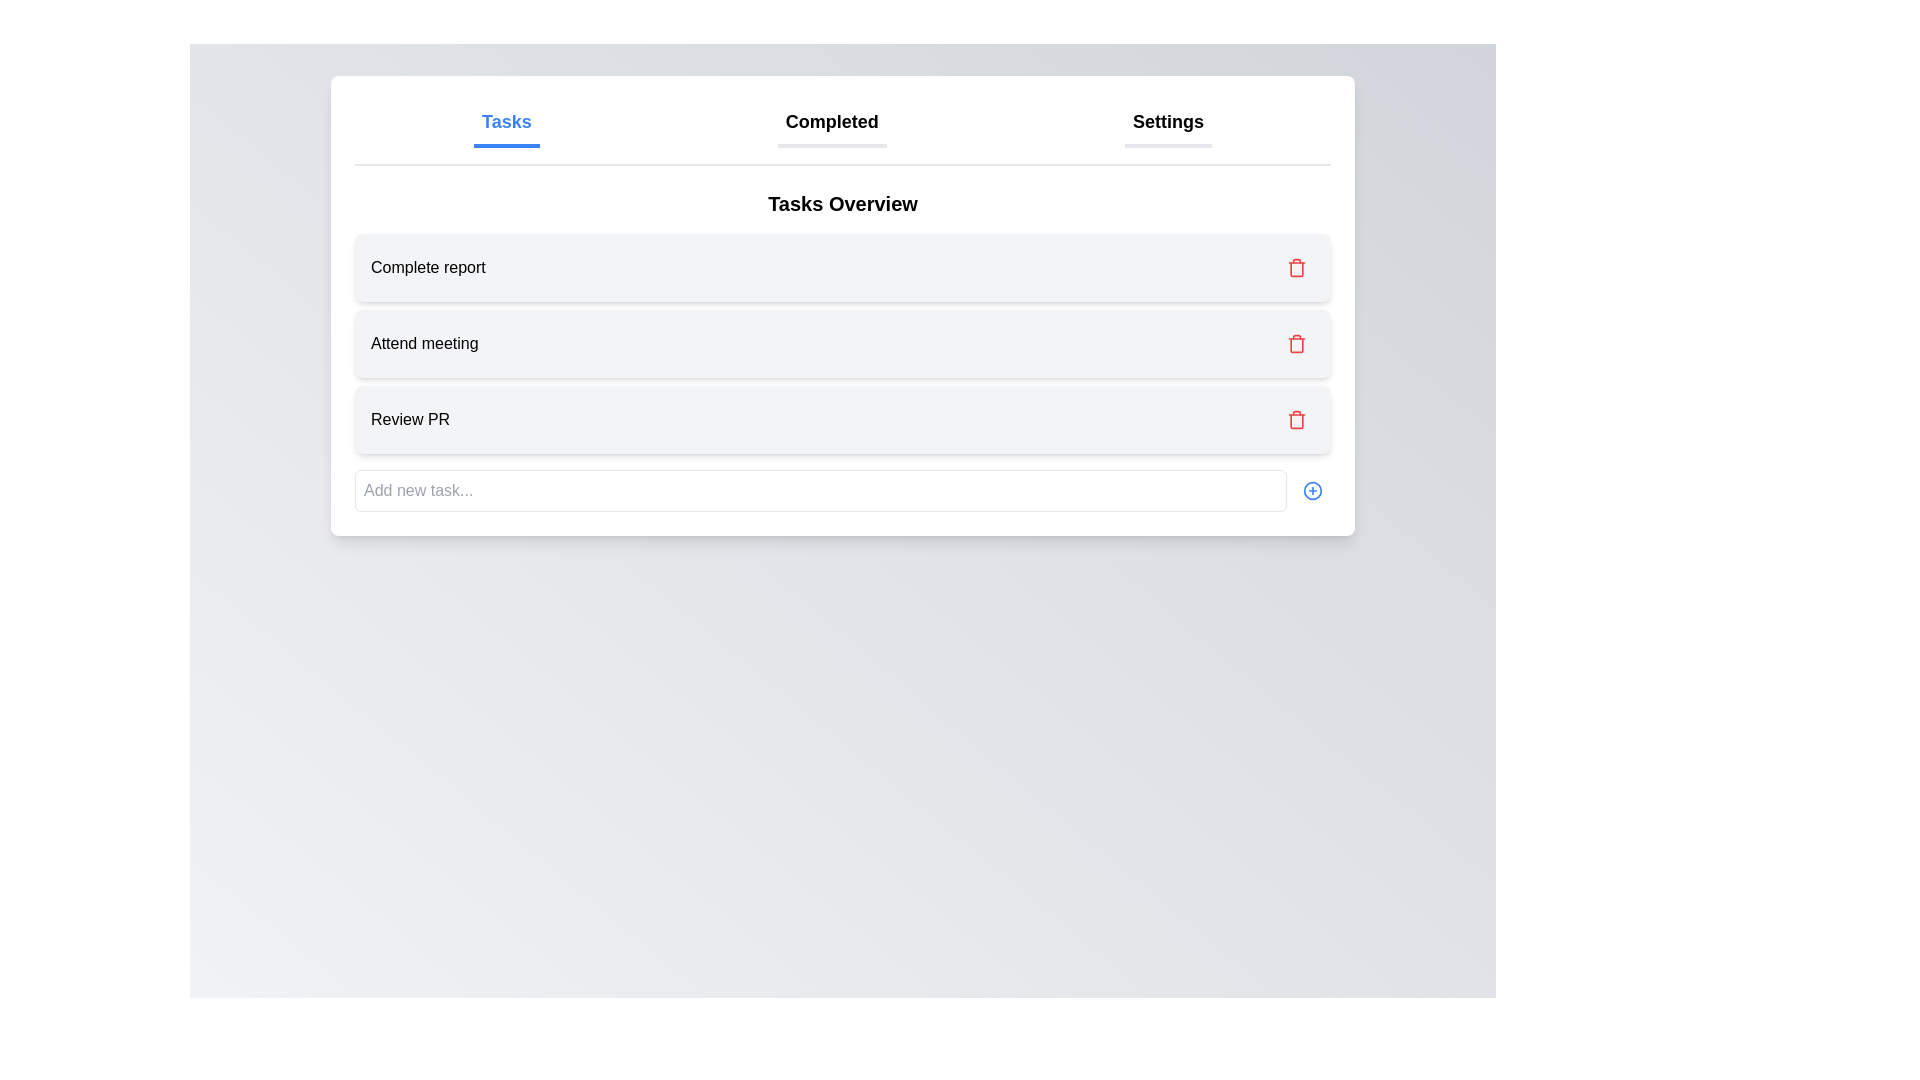 The image size is (1920, 1080). I want to click on the trash bin icon, which visually represents the delete action associated with the 'Attend meeting' list item, so click(1296, 343).